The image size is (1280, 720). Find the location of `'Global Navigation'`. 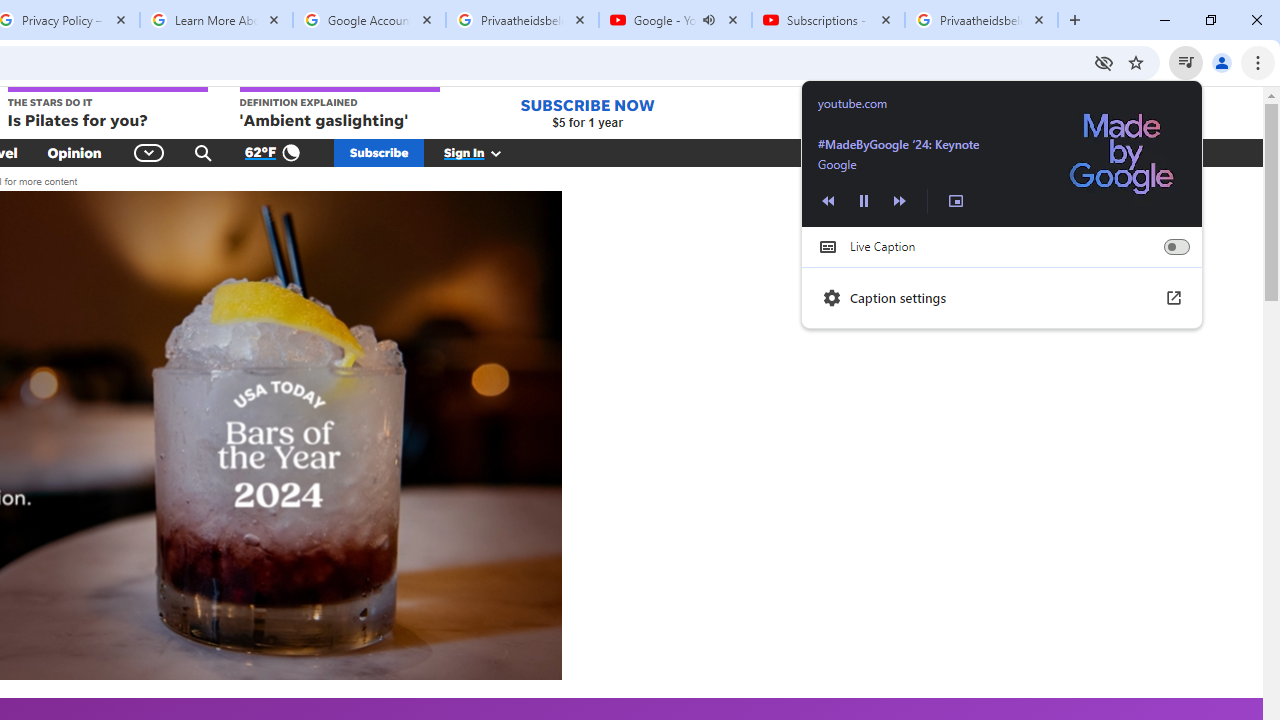

'Global Navigation' is located at coordinates (148, 152).